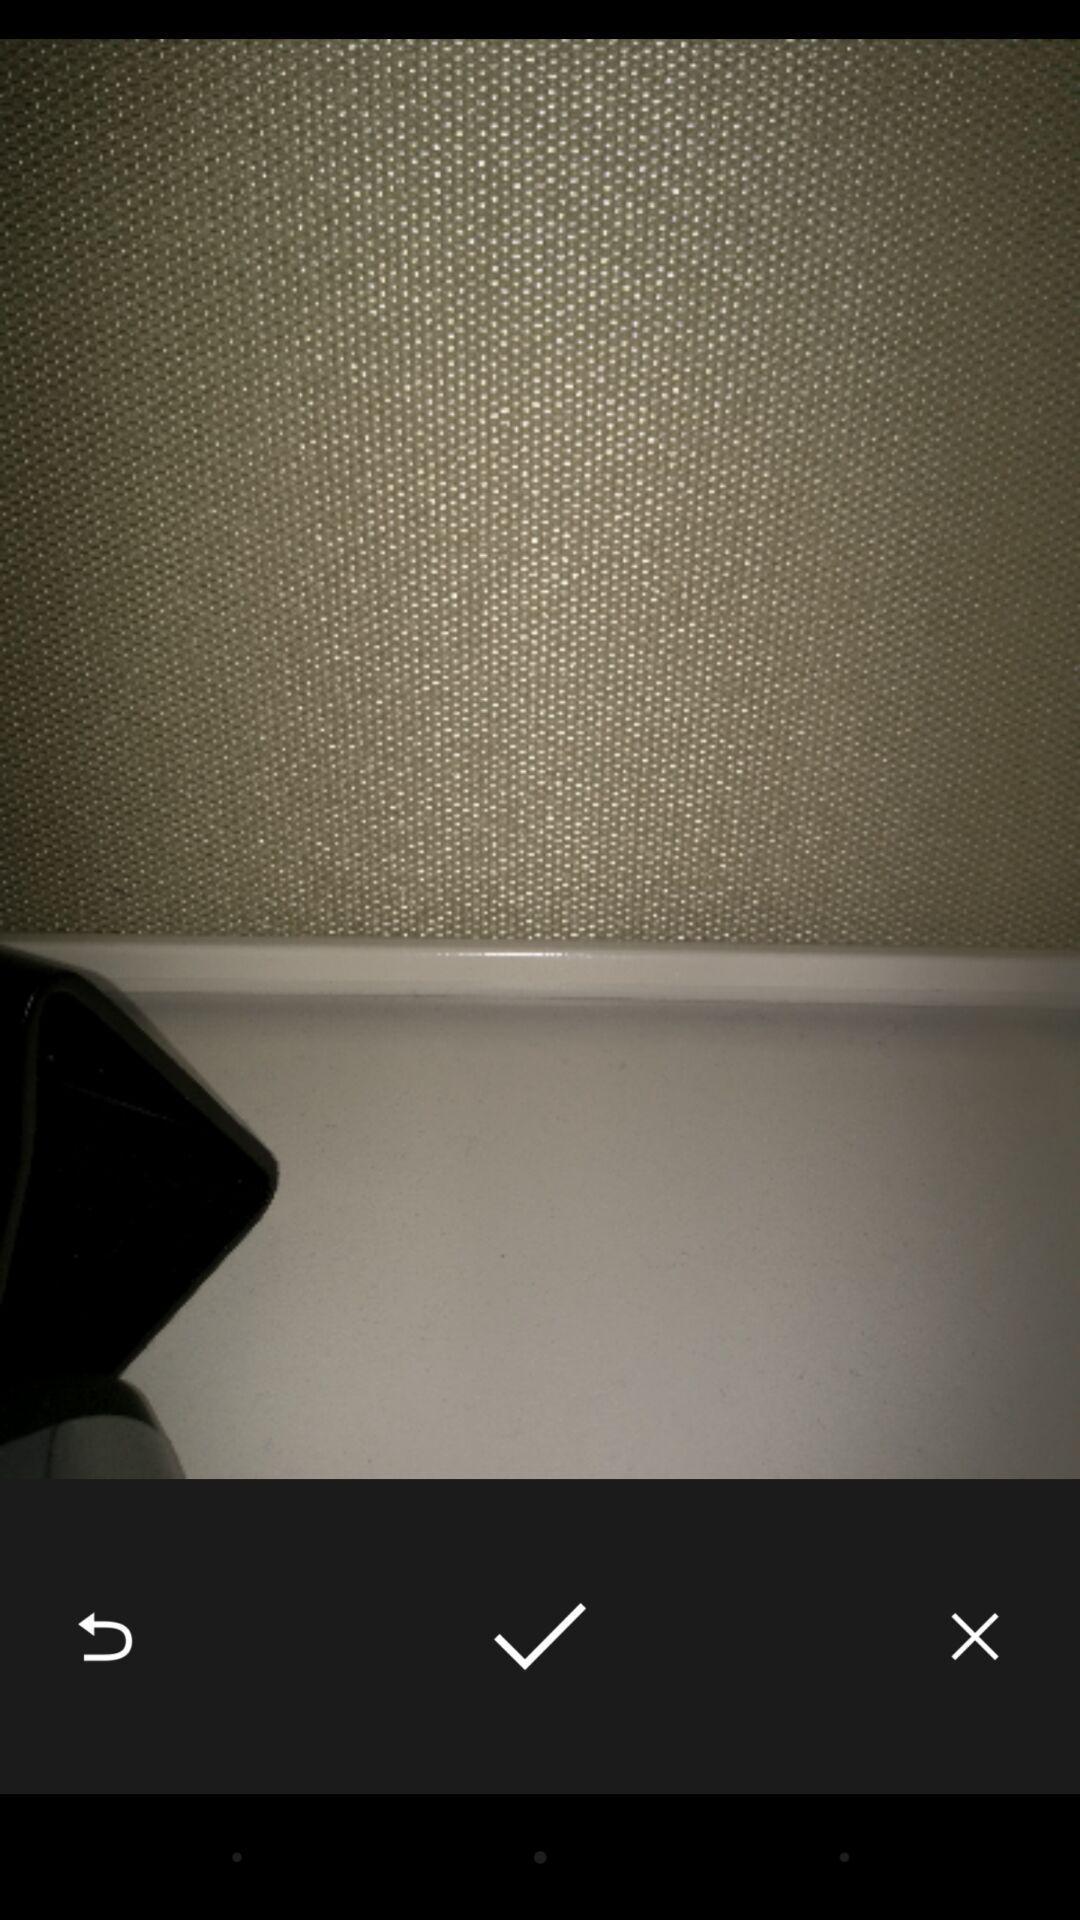 The width and height of the screenshot is (1080, 1920). Describe the element at coordinates (104, 1636) in the screenshot. I see `the item at the bottom left corner` at that location.